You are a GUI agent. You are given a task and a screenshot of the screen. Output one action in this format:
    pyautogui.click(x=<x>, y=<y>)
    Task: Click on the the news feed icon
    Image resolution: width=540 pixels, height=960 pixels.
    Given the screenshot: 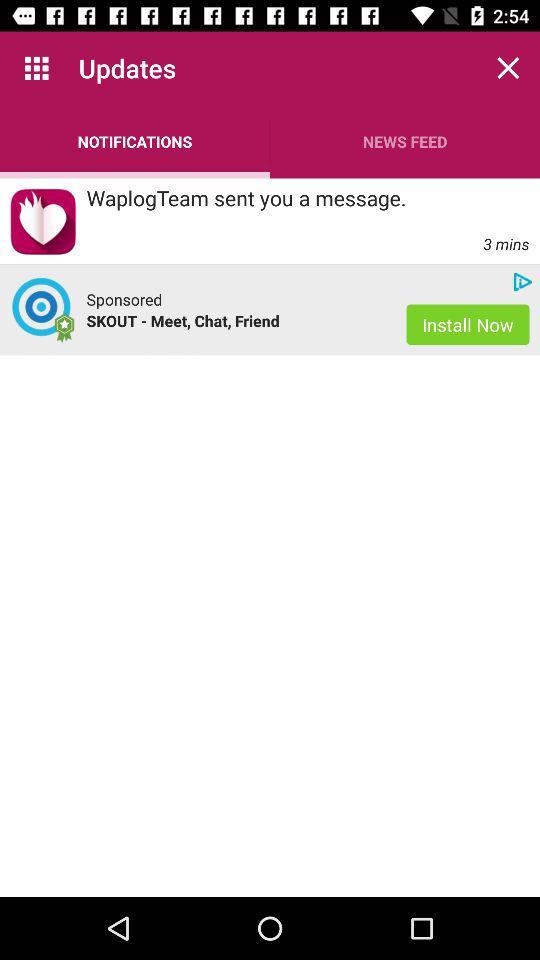 What is the action you would take?
    pyautogui.click(x=405, y=140)
    